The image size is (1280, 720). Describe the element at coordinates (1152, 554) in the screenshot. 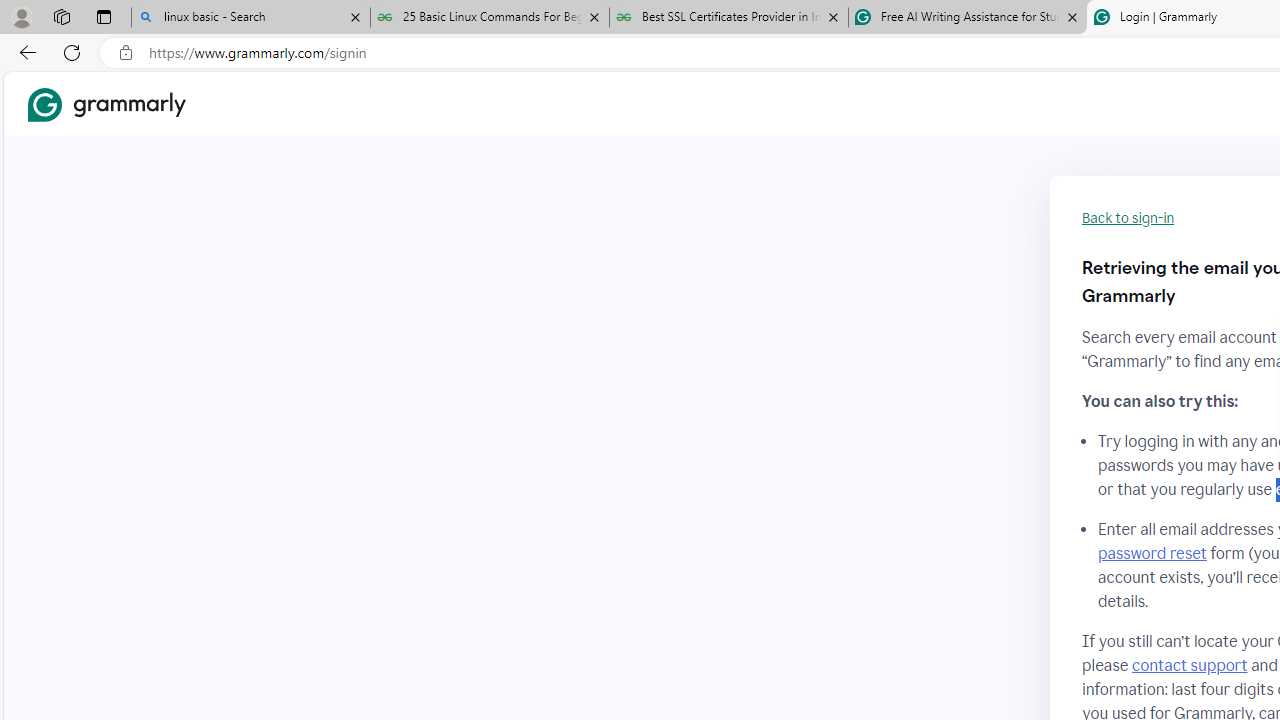

I see `'password reset'` at that location.